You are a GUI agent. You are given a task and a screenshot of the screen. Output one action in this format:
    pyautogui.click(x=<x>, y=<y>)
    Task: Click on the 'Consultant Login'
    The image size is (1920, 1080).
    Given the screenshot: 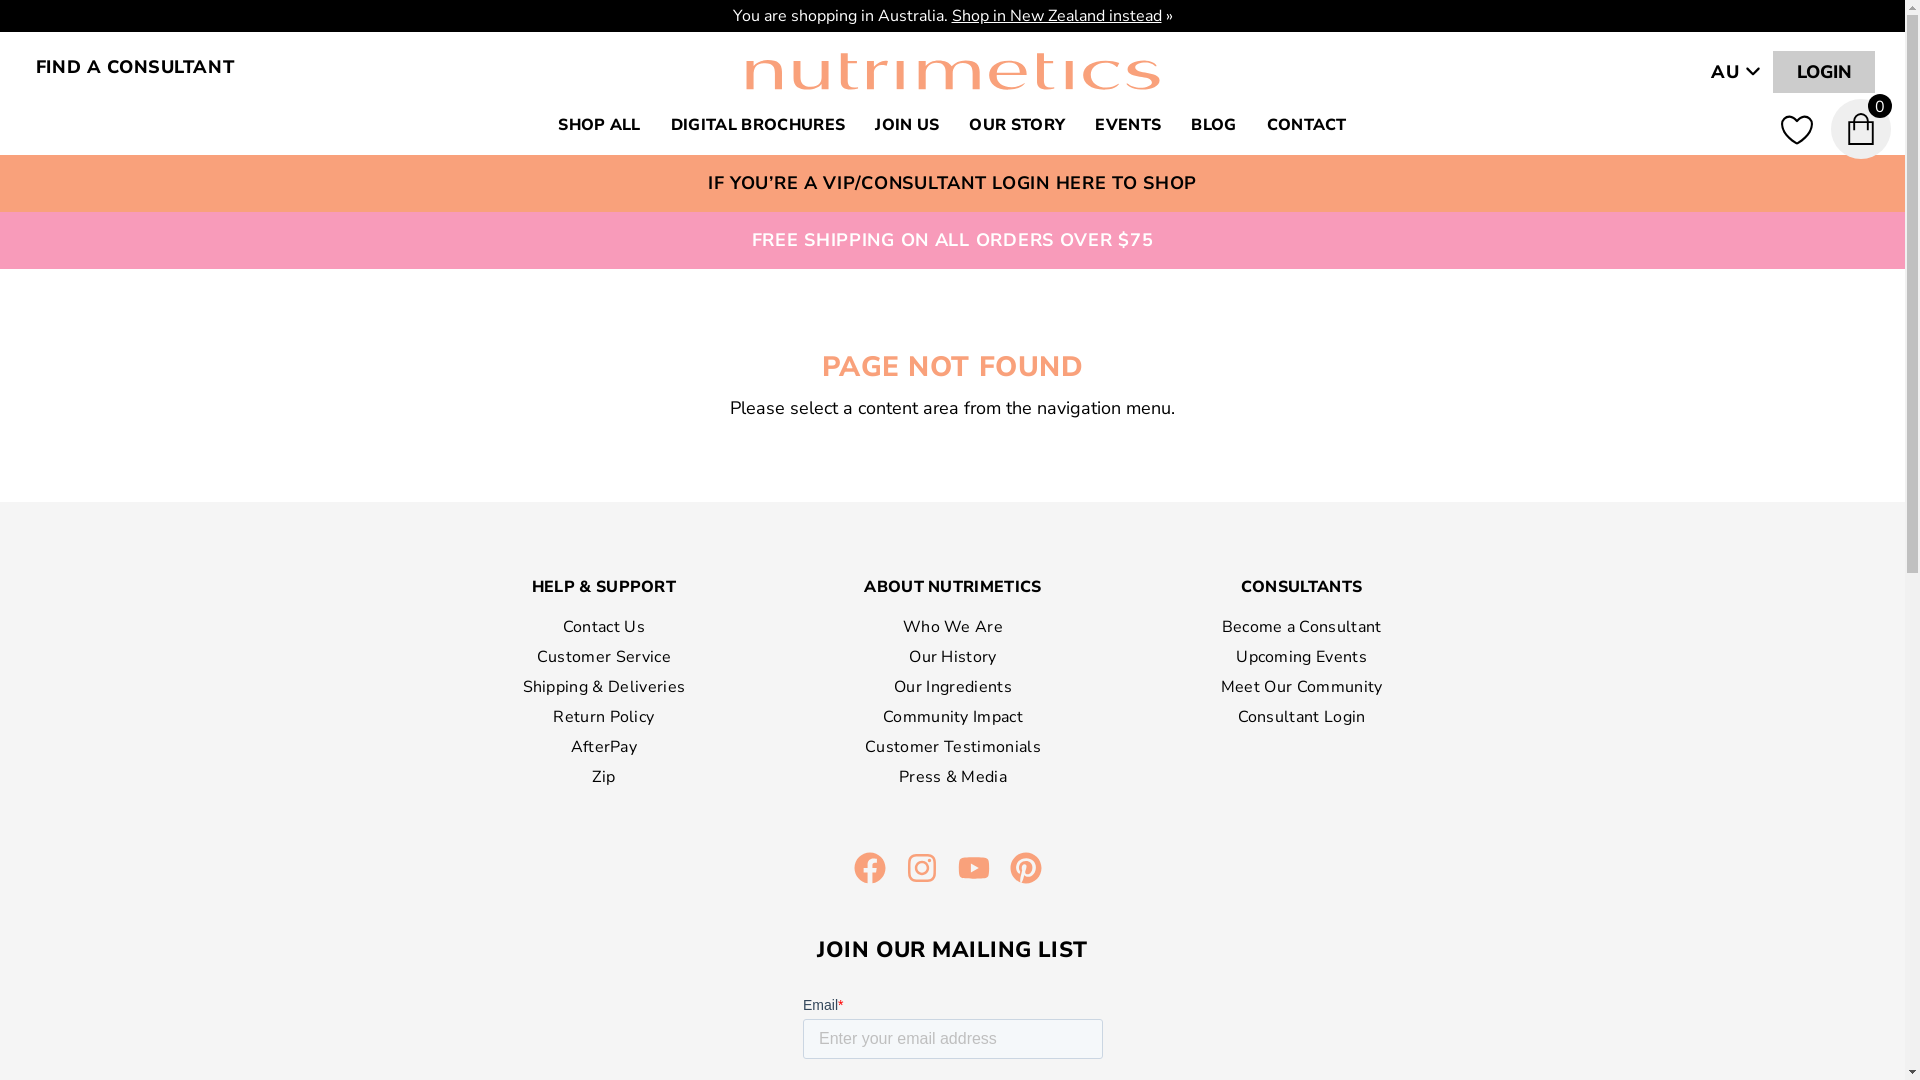 What is the action you would take?
    pyautogui.click(x=1301, y=716)
    